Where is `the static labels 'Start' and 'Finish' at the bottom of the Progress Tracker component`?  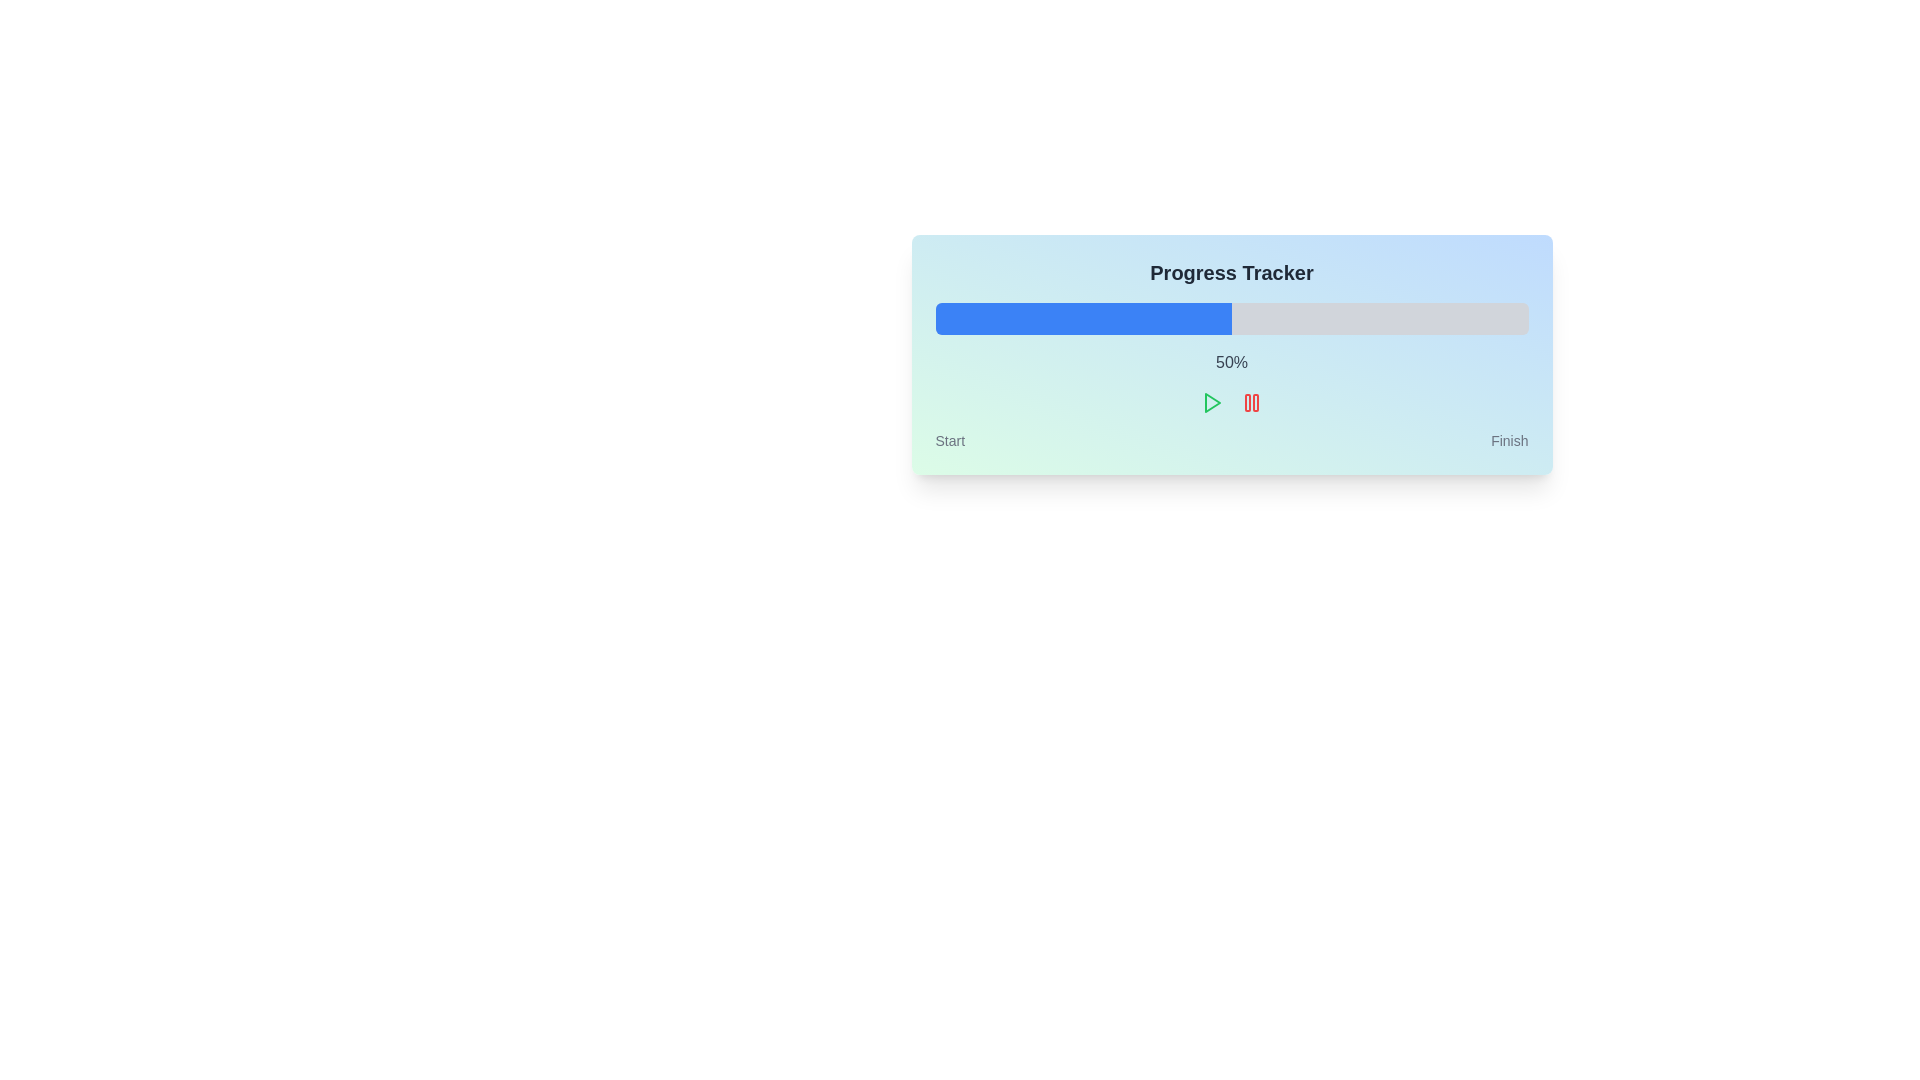 the static labels 'Start' and 'Finish' at the bottom of the Progress Tracker component is located at coordinates (1231, 439).